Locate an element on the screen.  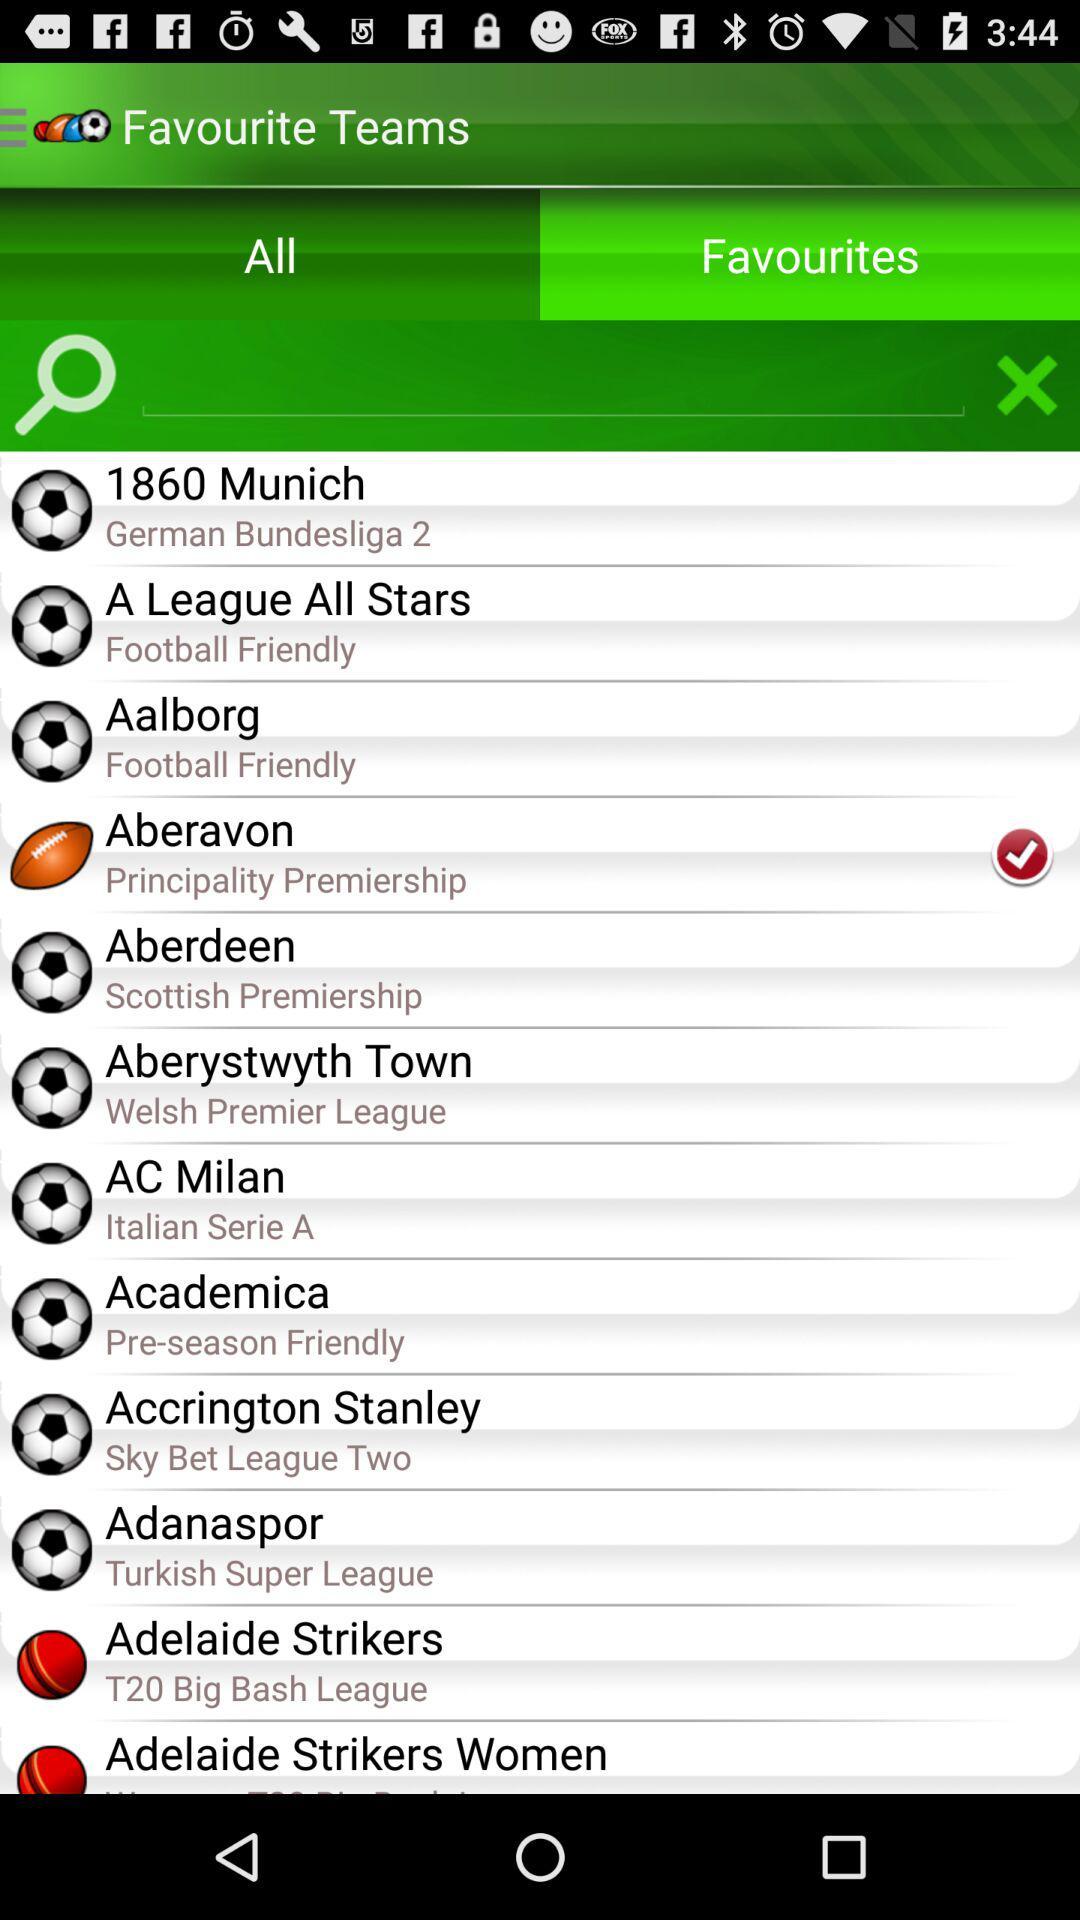
sky bet league item is located at coordinates (591, 1455).